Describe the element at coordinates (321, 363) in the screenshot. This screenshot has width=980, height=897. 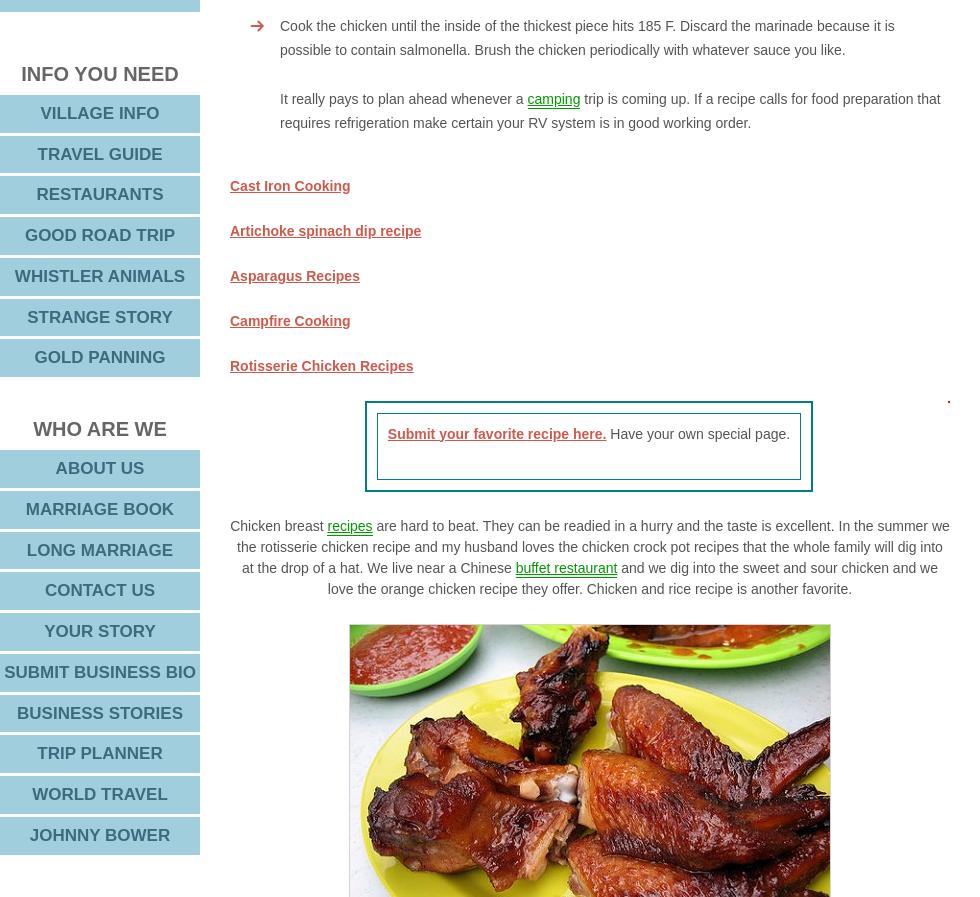
I see `'Rotisserie Chicken Recipes'` at that location.